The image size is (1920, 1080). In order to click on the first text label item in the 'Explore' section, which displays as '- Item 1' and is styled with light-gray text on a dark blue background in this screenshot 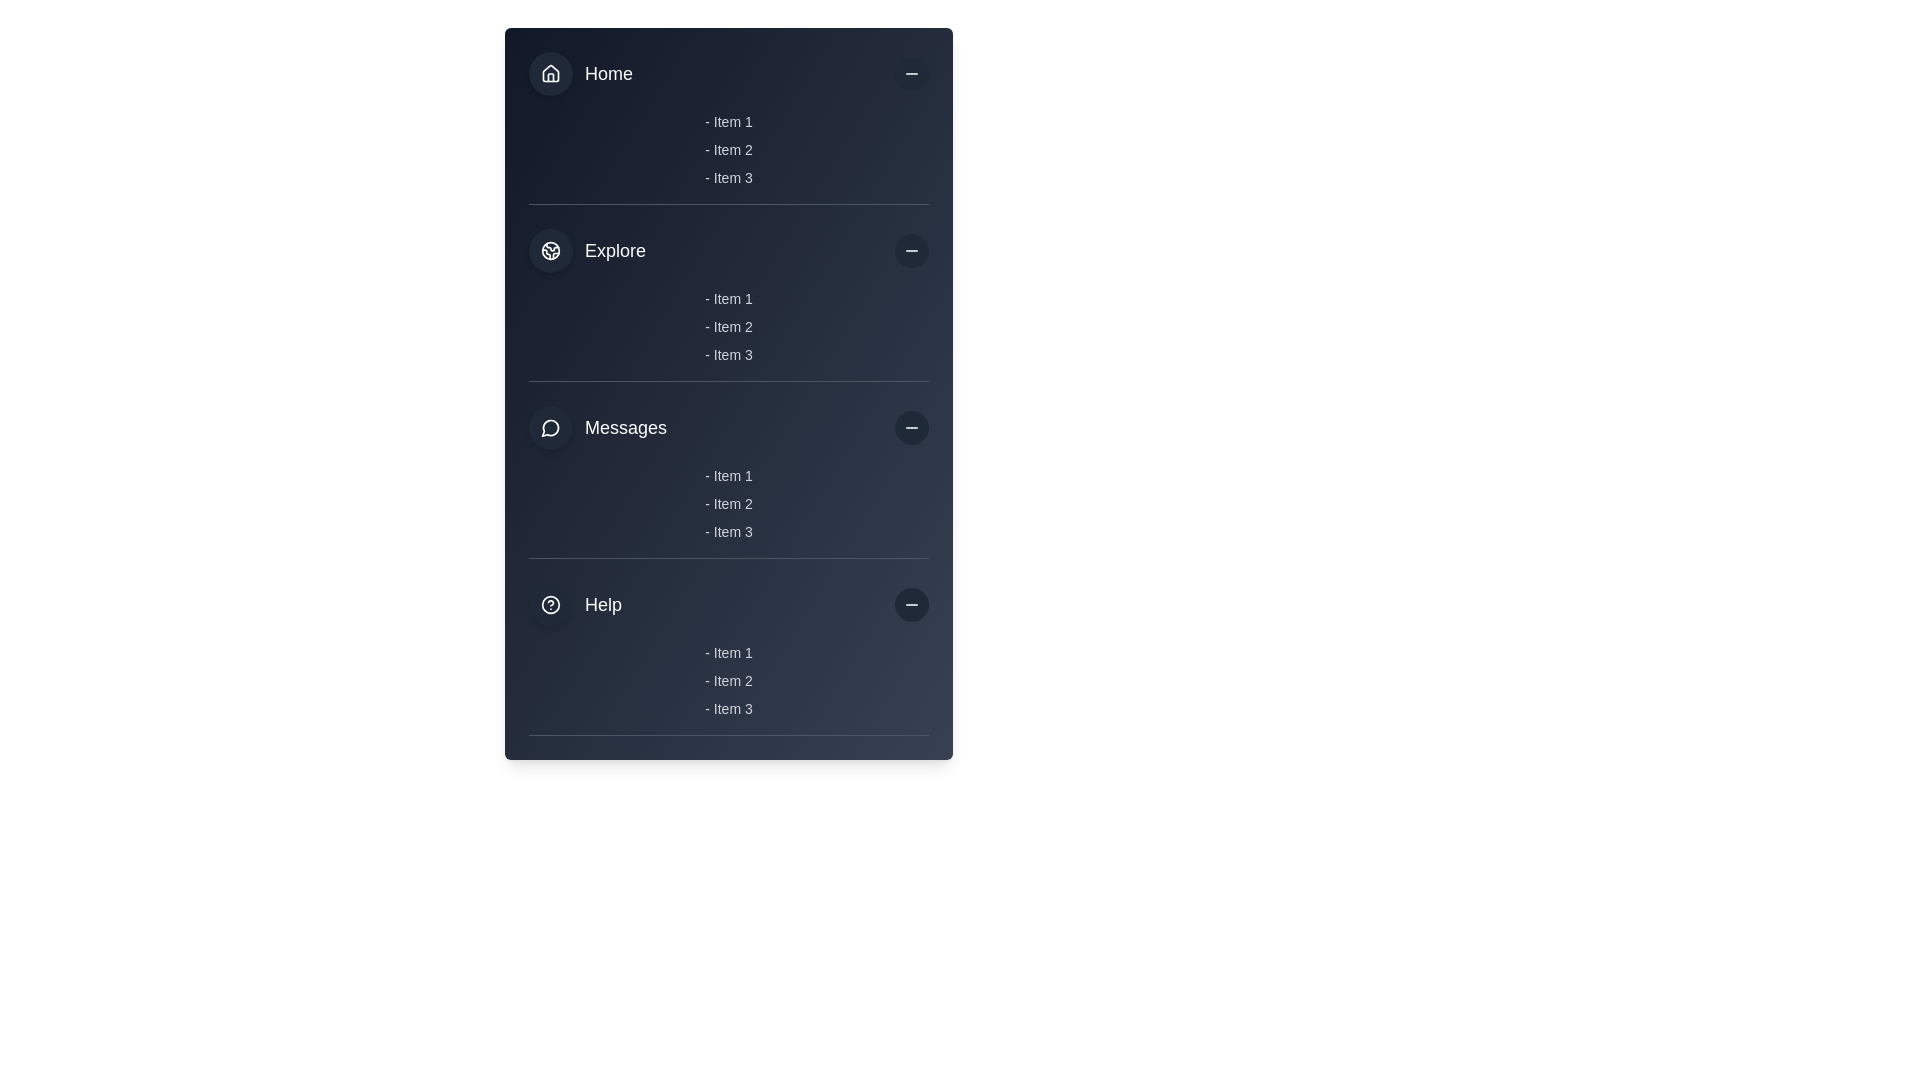, I will do `click(728, 299)`.